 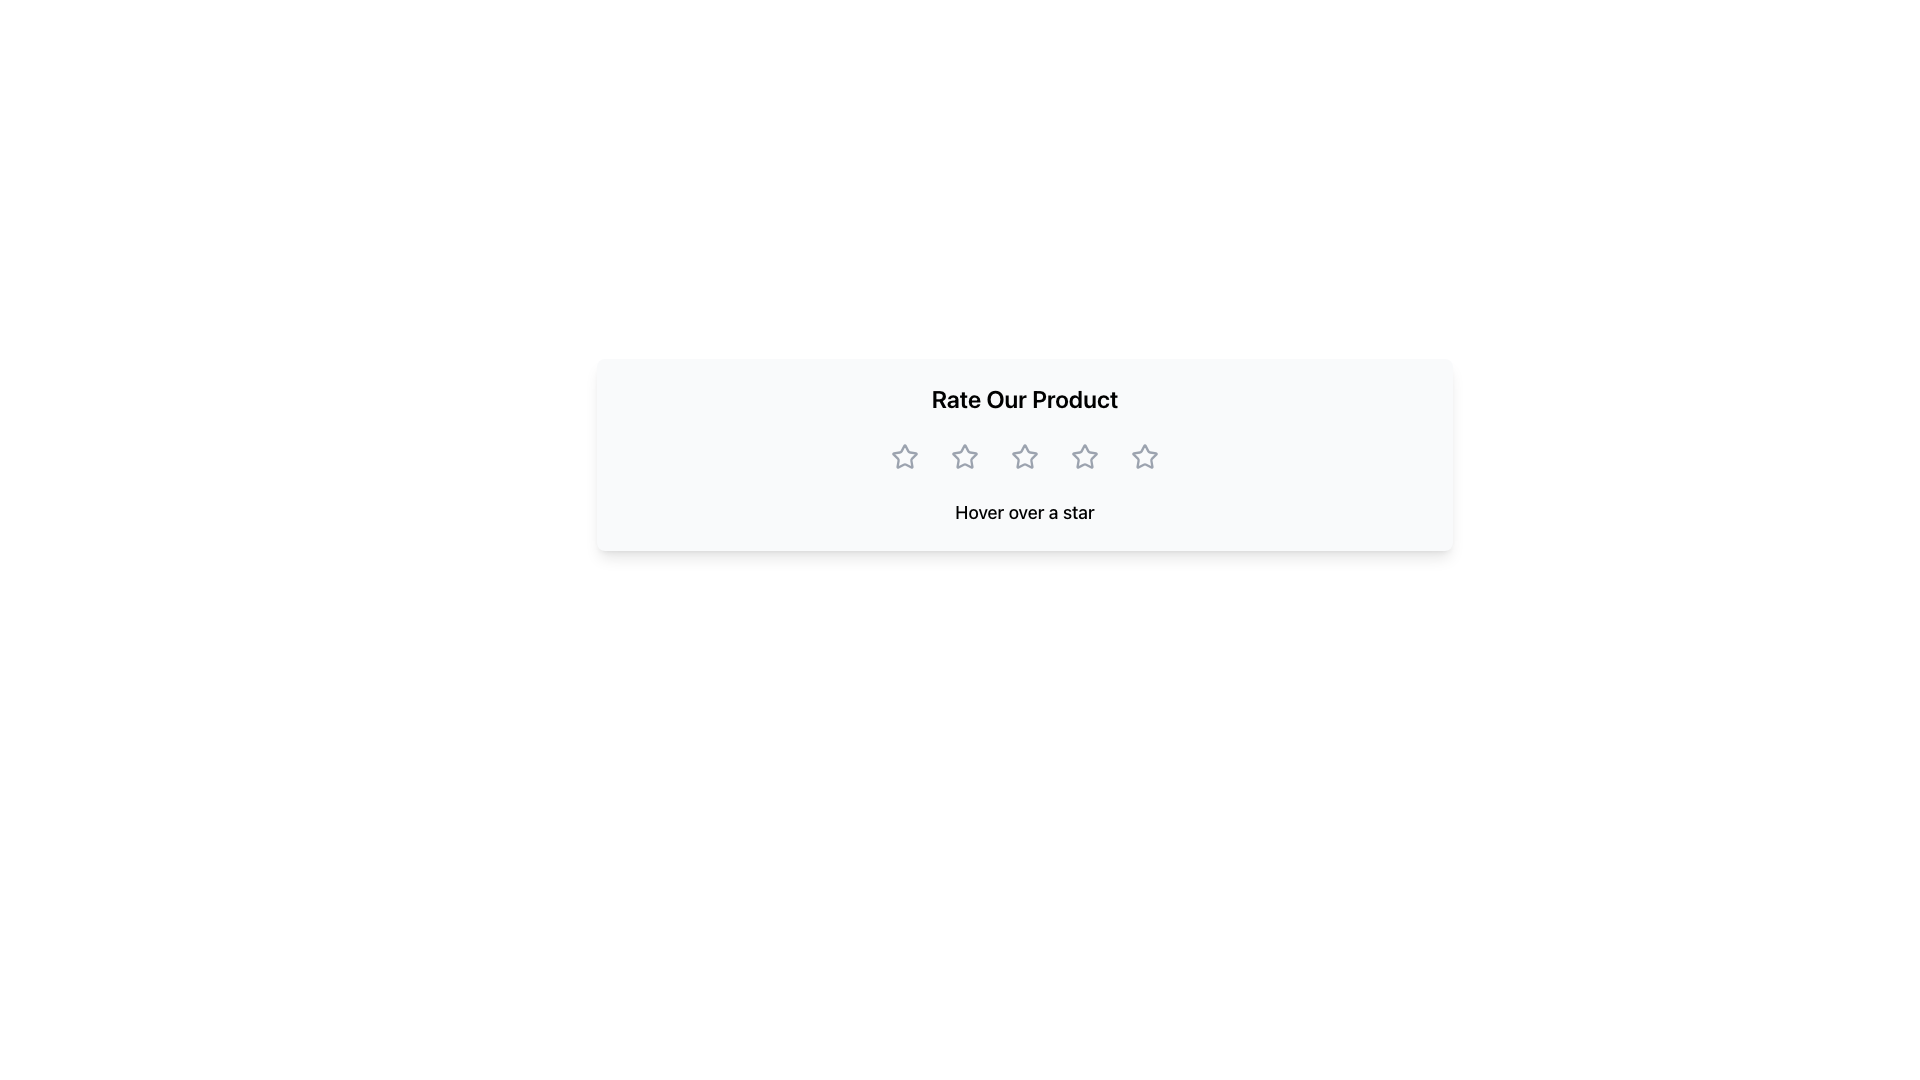 What do you see at coordinates (904, 456) in the screenshot?
I see `the first star icon in the star rating system` at bounding box center [904, 456].